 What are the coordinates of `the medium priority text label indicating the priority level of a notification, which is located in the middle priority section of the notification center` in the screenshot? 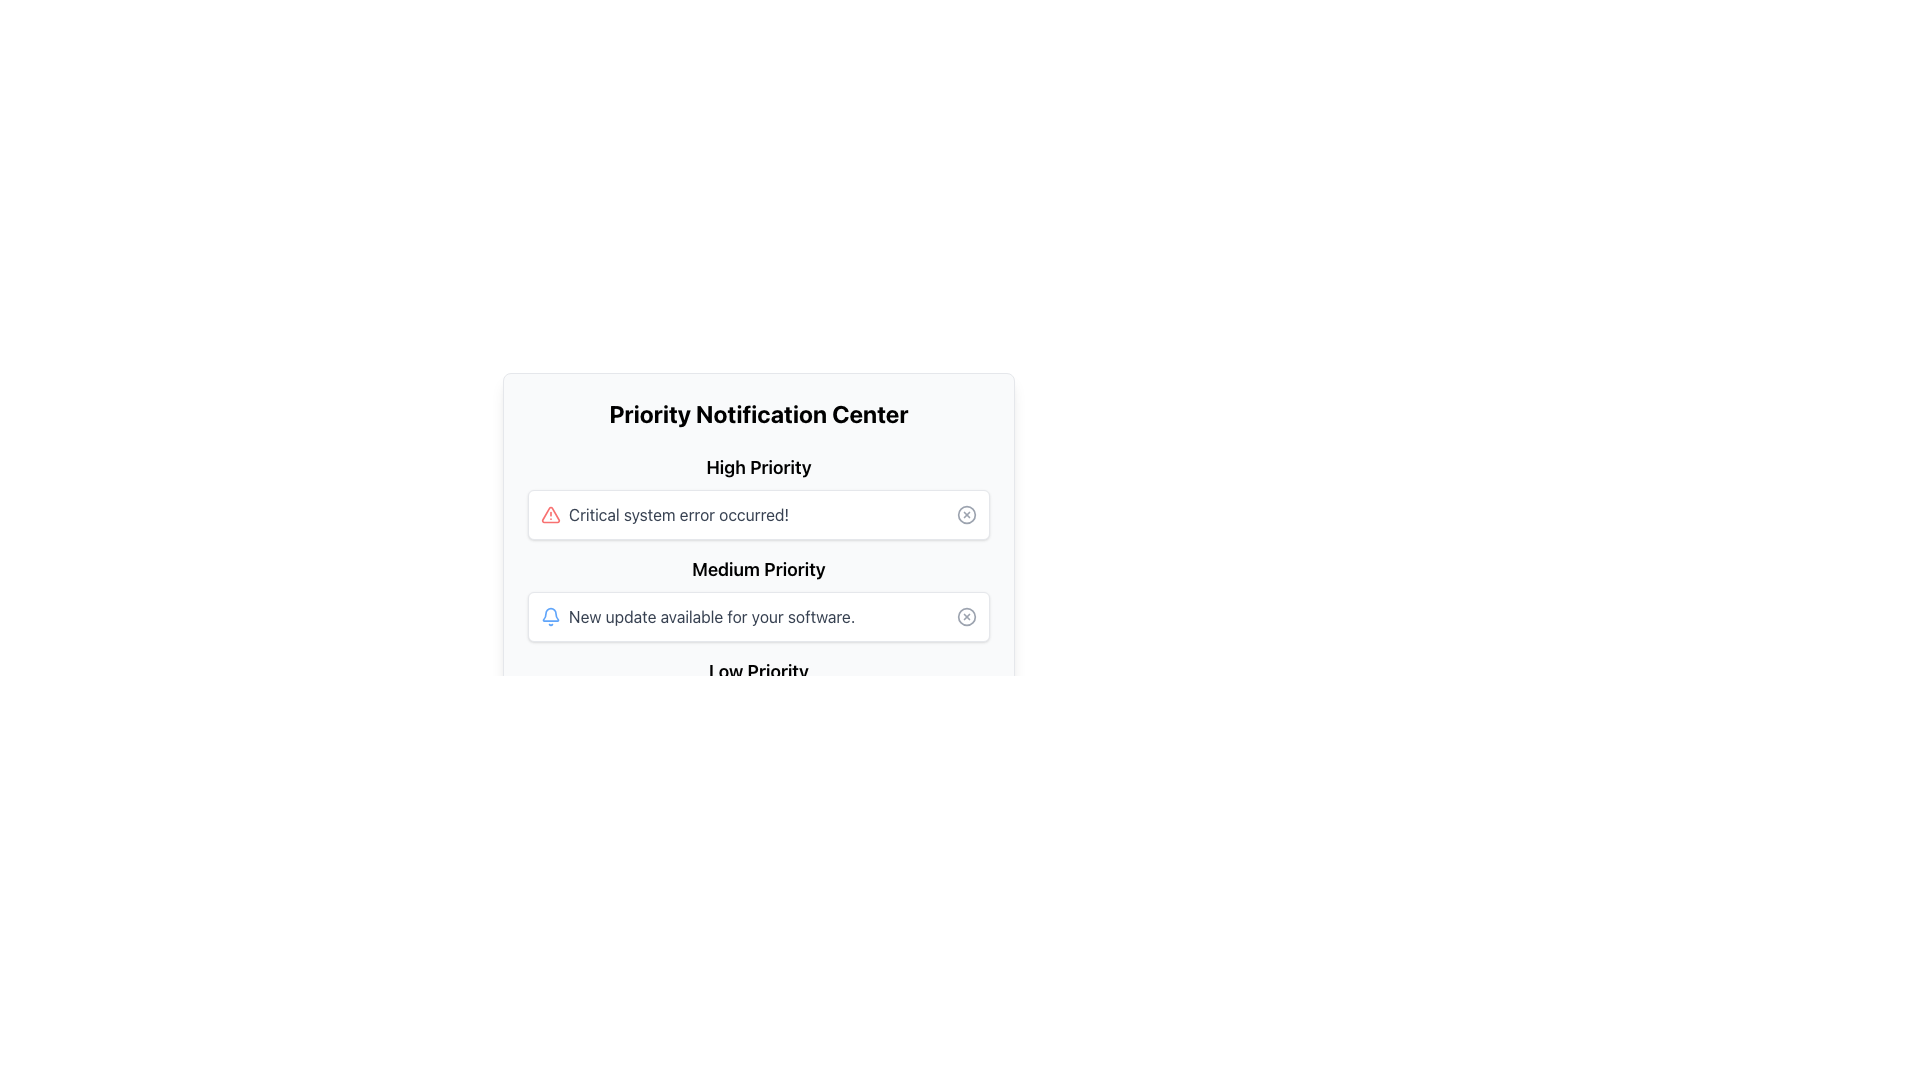 It's located at (757, 570).